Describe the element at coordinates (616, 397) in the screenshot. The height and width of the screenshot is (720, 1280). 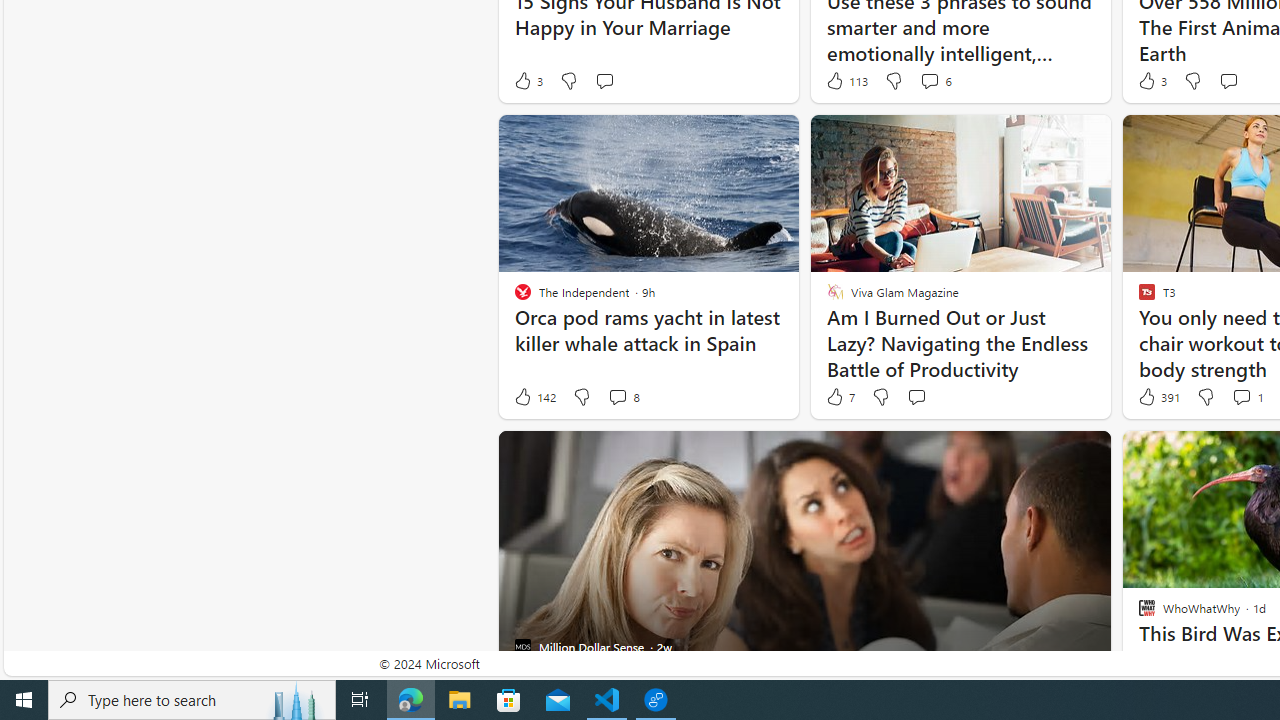
I see `'View comments 8 Comment'` at that location.